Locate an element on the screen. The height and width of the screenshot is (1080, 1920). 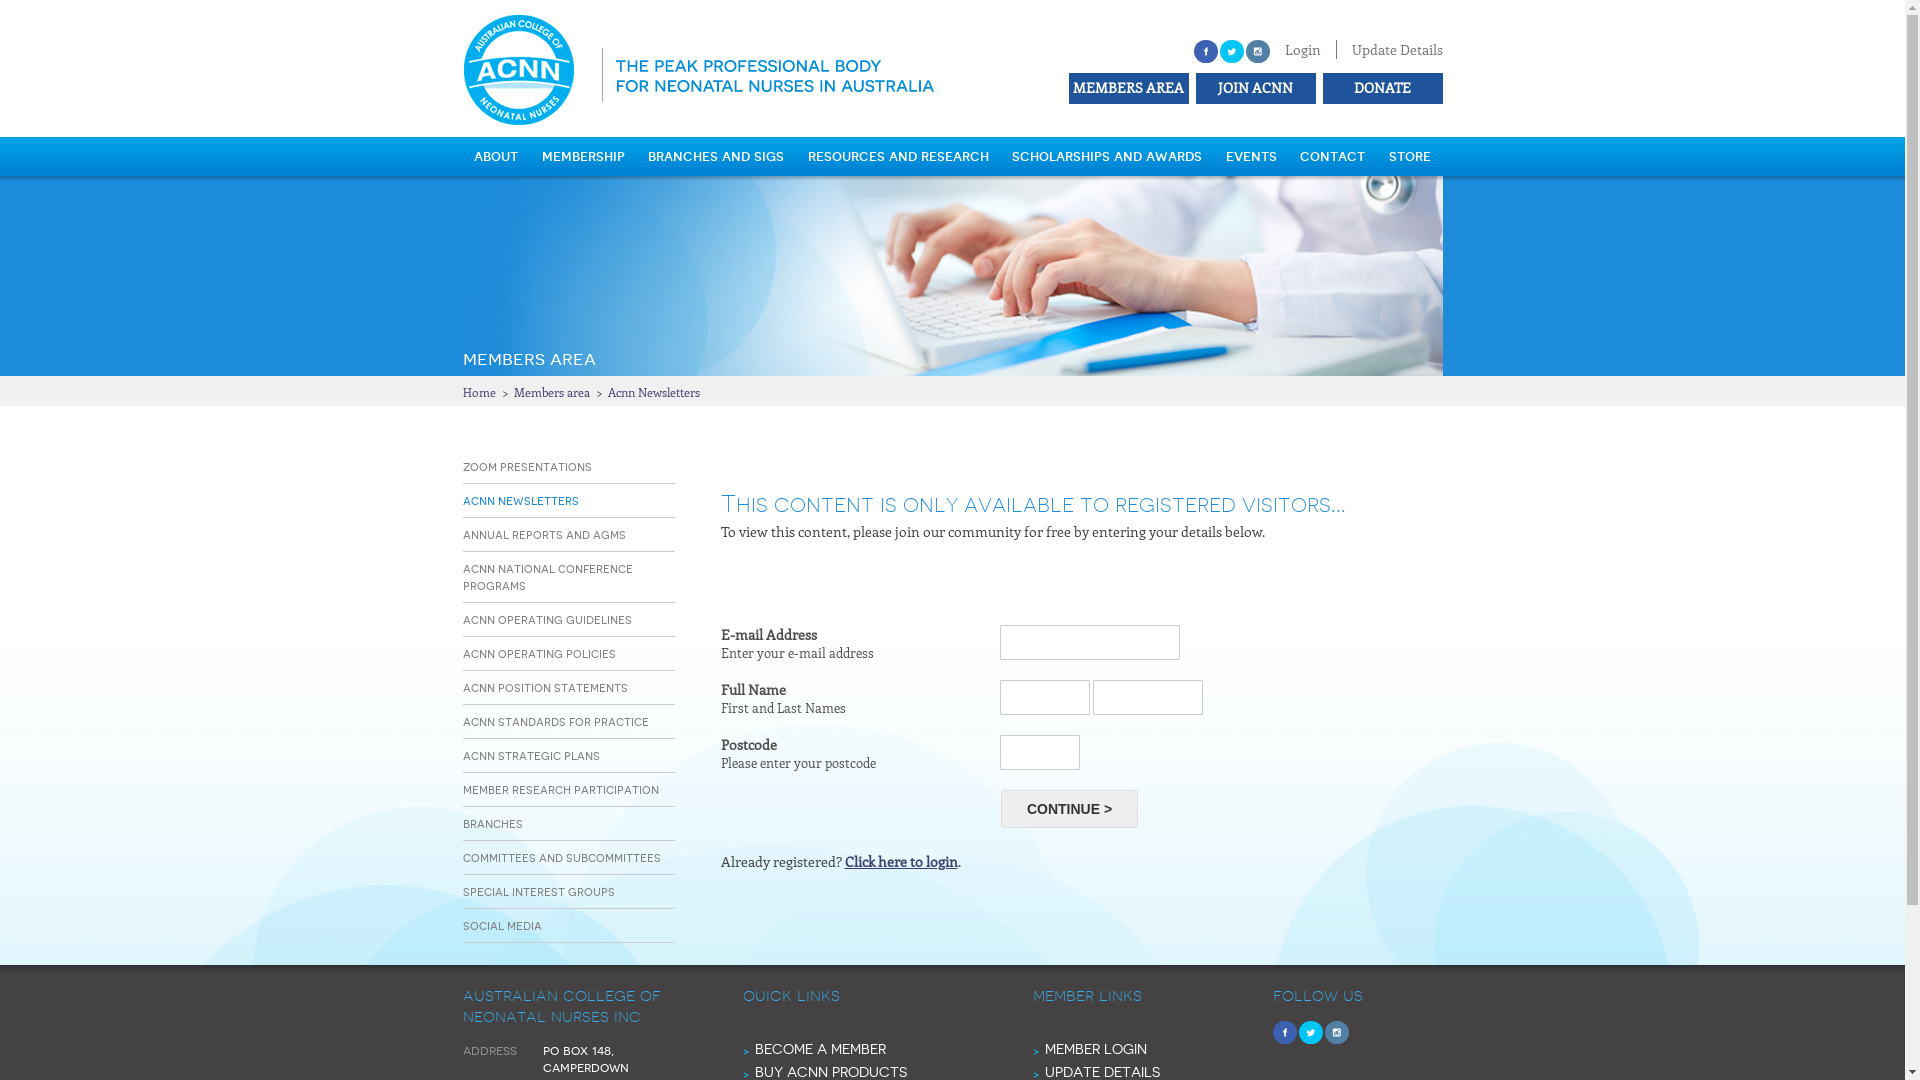
'events' is located at coordinates (1250, 155).